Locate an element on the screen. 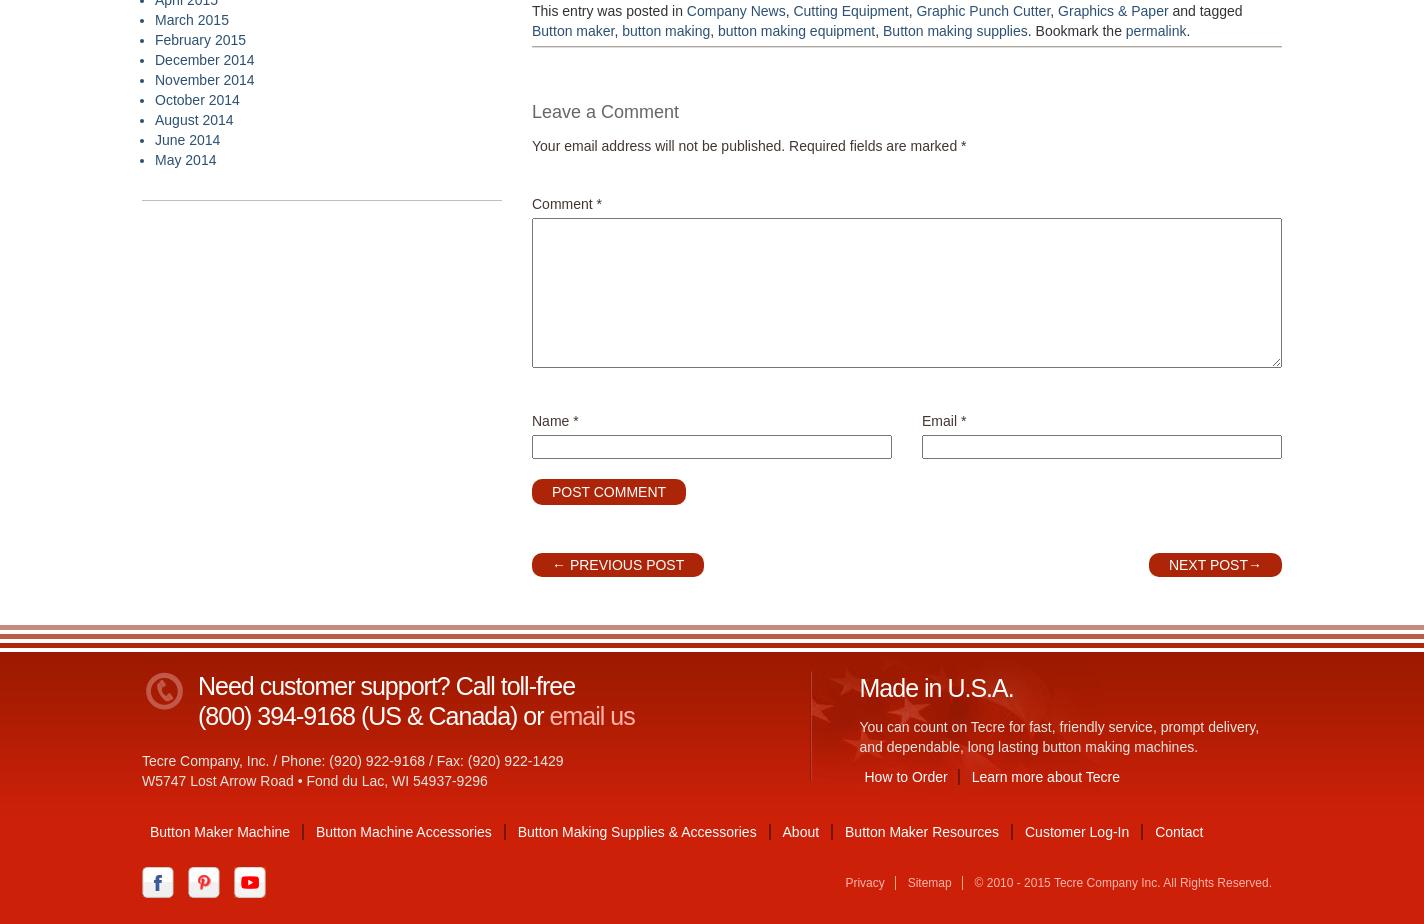 This screenshot has height=924, width=1424. 'Made in U.S.A.' is located at coordinates (934, 688).